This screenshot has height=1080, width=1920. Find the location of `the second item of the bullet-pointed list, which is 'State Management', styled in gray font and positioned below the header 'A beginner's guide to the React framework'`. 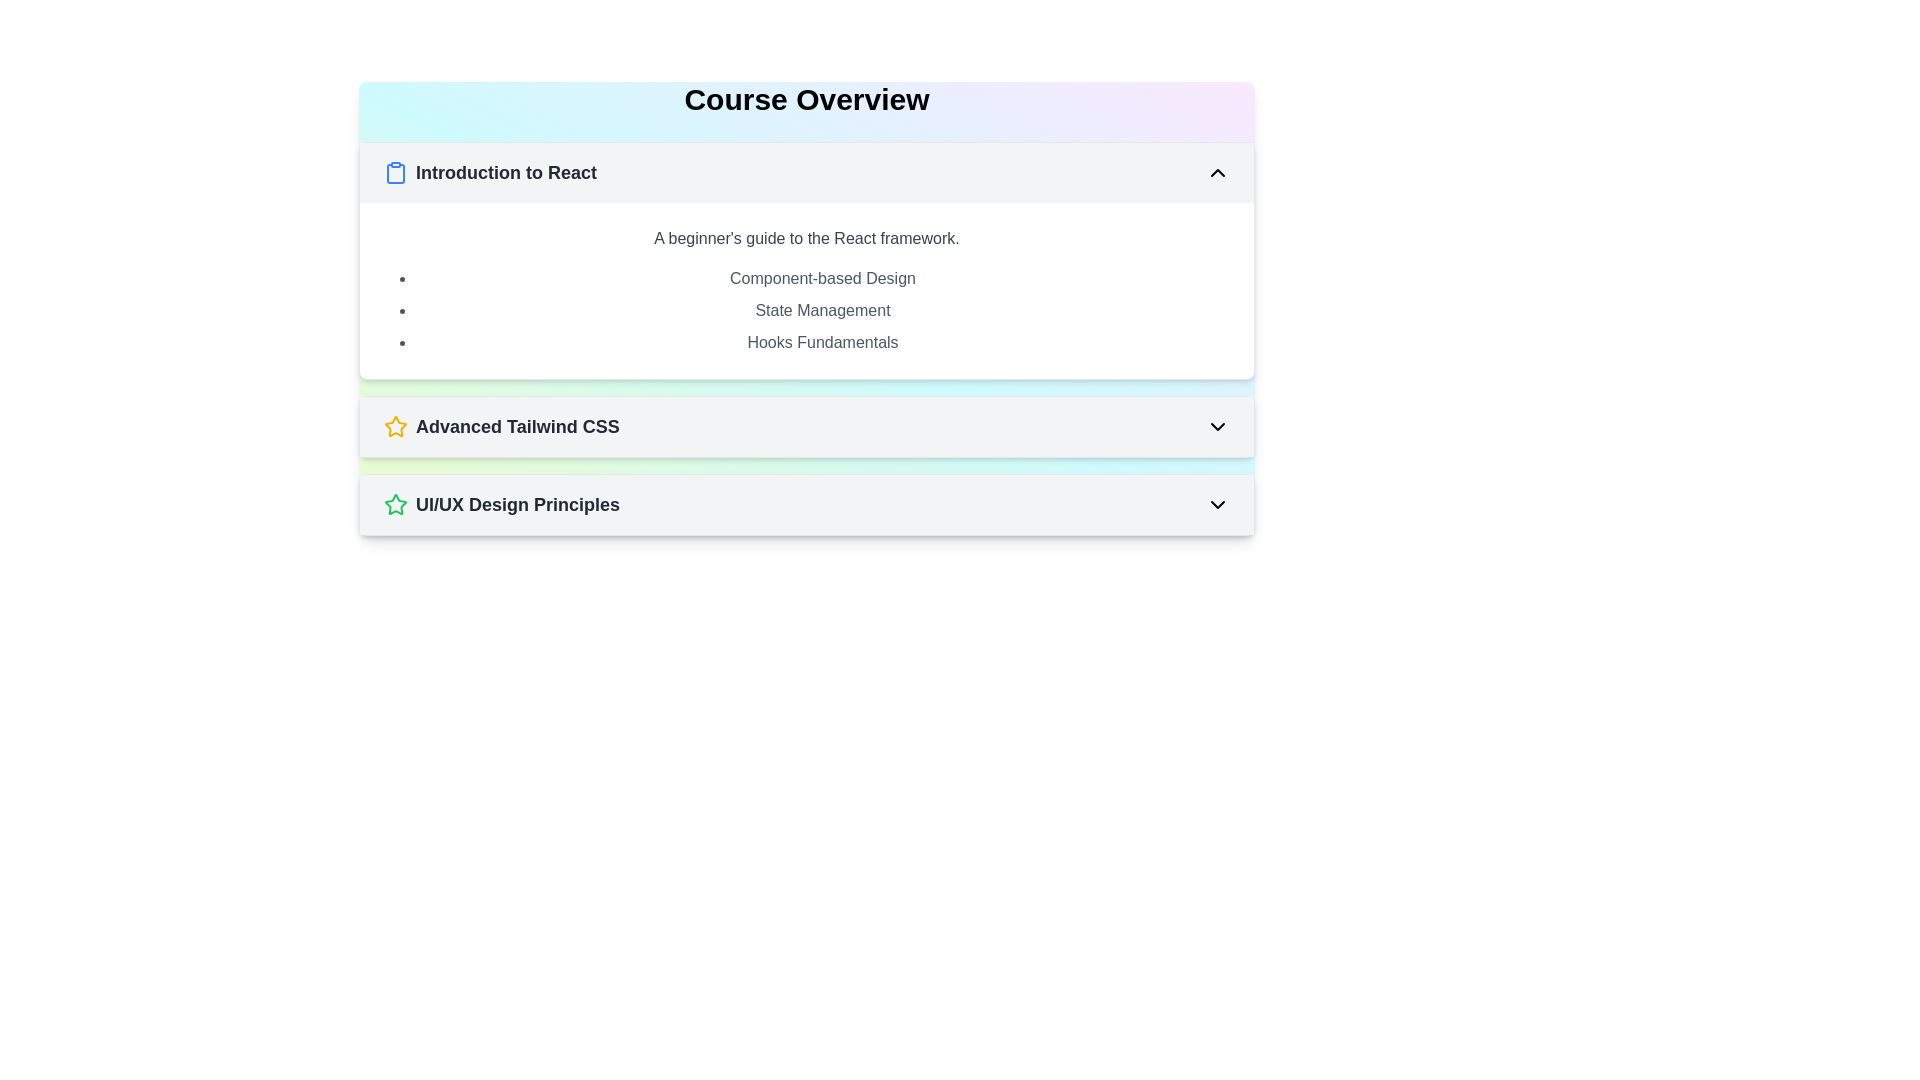

the second item of the bullet-pointed list, which is 'State Management', styled in gray font and positioned below the header 'A beginner's guide to the React framework' is located at coordinates (806, 311).